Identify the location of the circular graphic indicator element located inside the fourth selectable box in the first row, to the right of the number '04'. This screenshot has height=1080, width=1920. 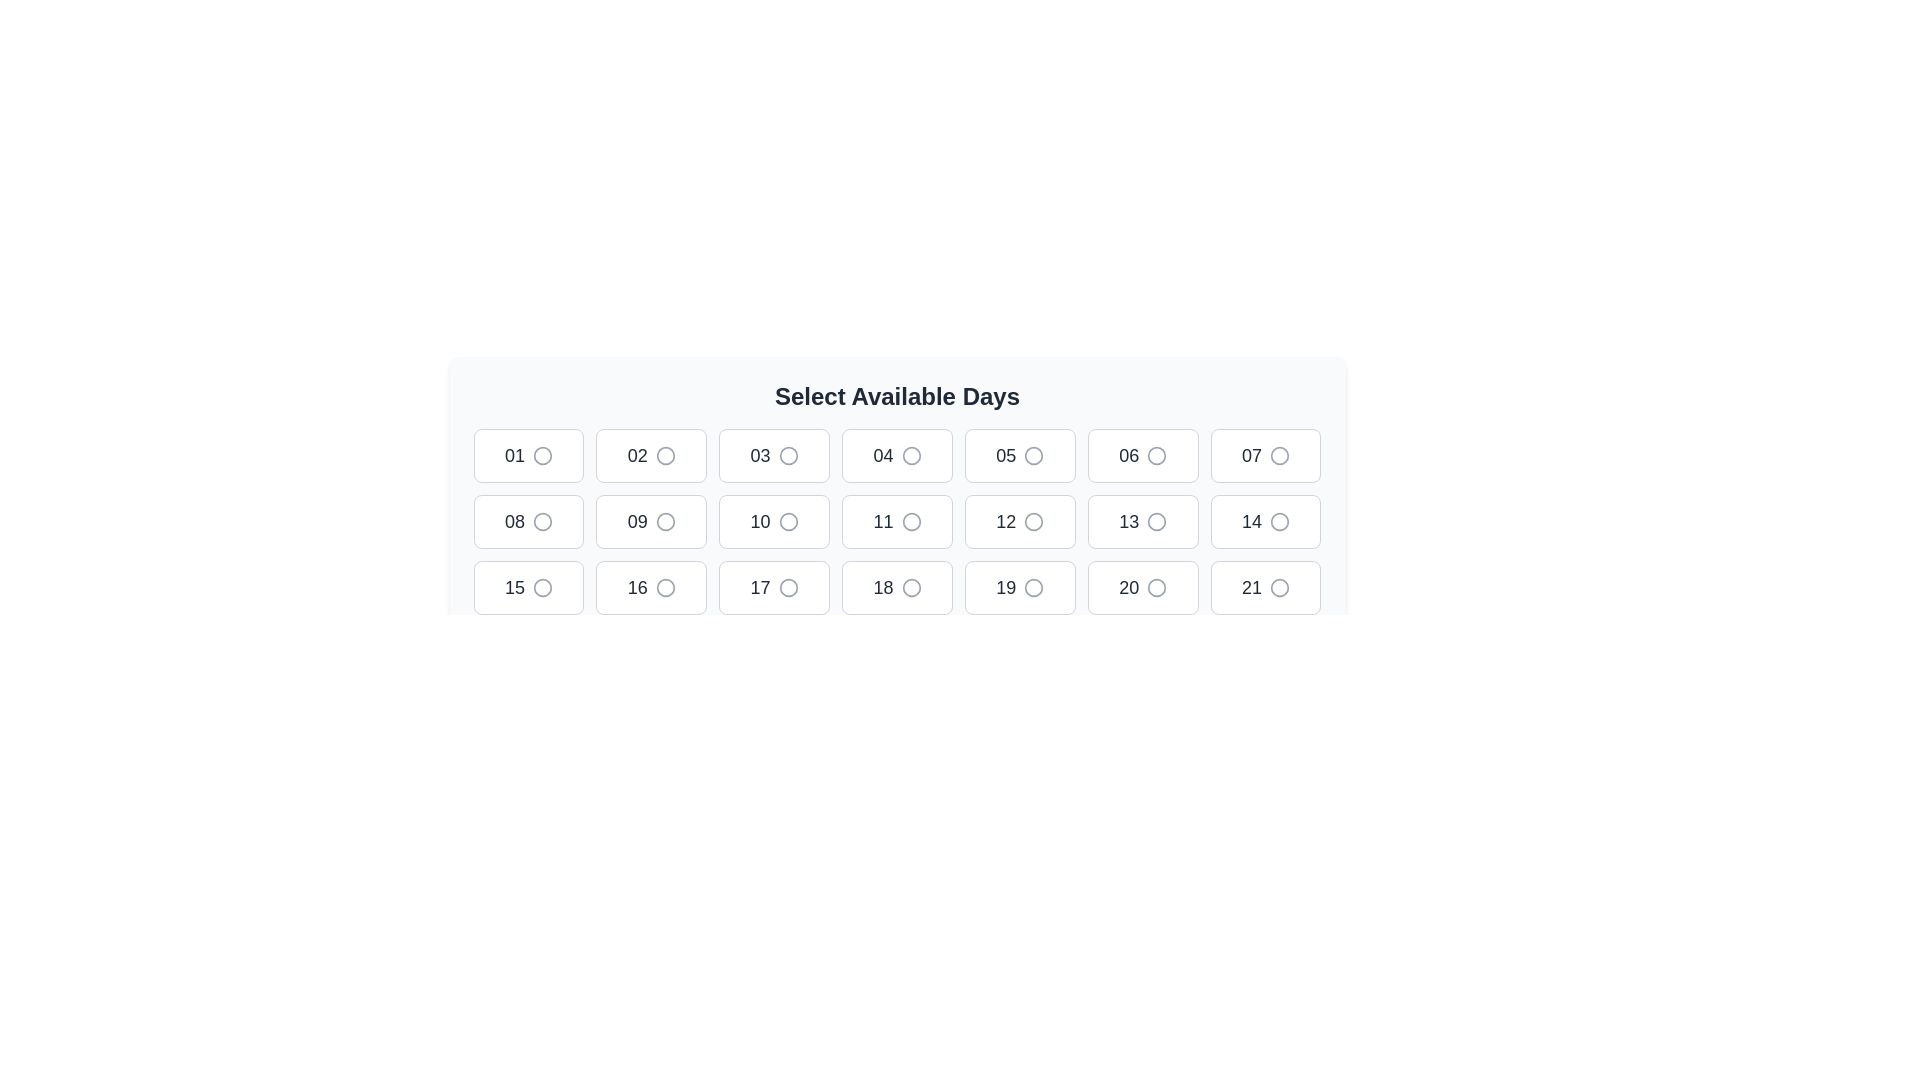
(910, 455).